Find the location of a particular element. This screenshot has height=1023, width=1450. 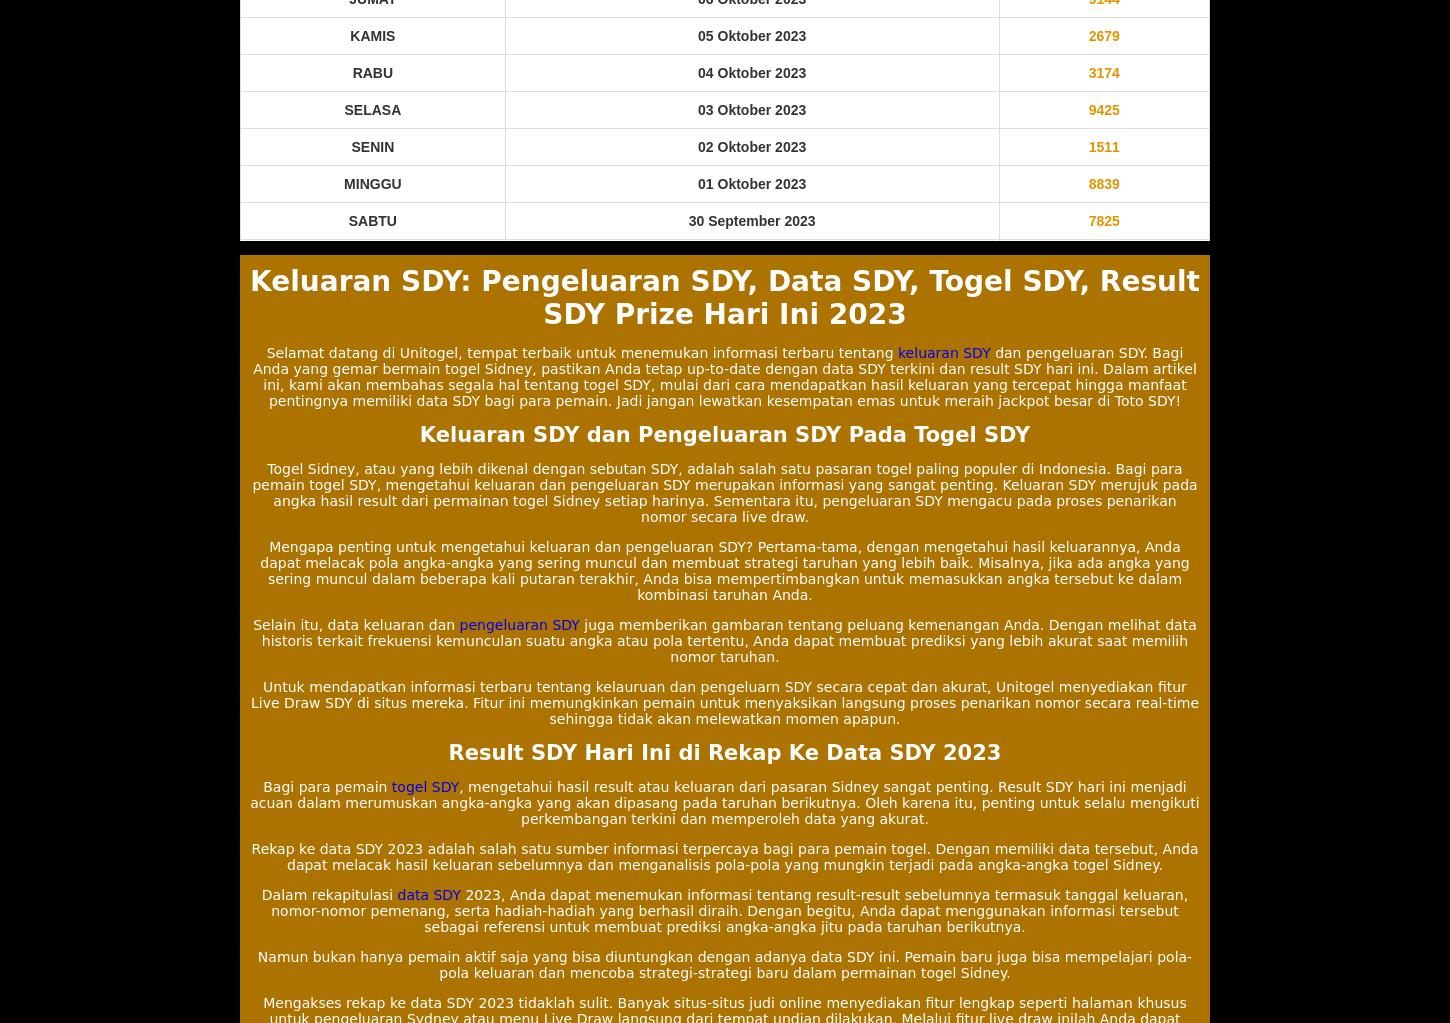

'Keluaran SDY: Pengeluaran SDY, Data SDY, Togel SDY, Result SDY Prize Hari Ini 2023' is located at coordinates (723, 295).